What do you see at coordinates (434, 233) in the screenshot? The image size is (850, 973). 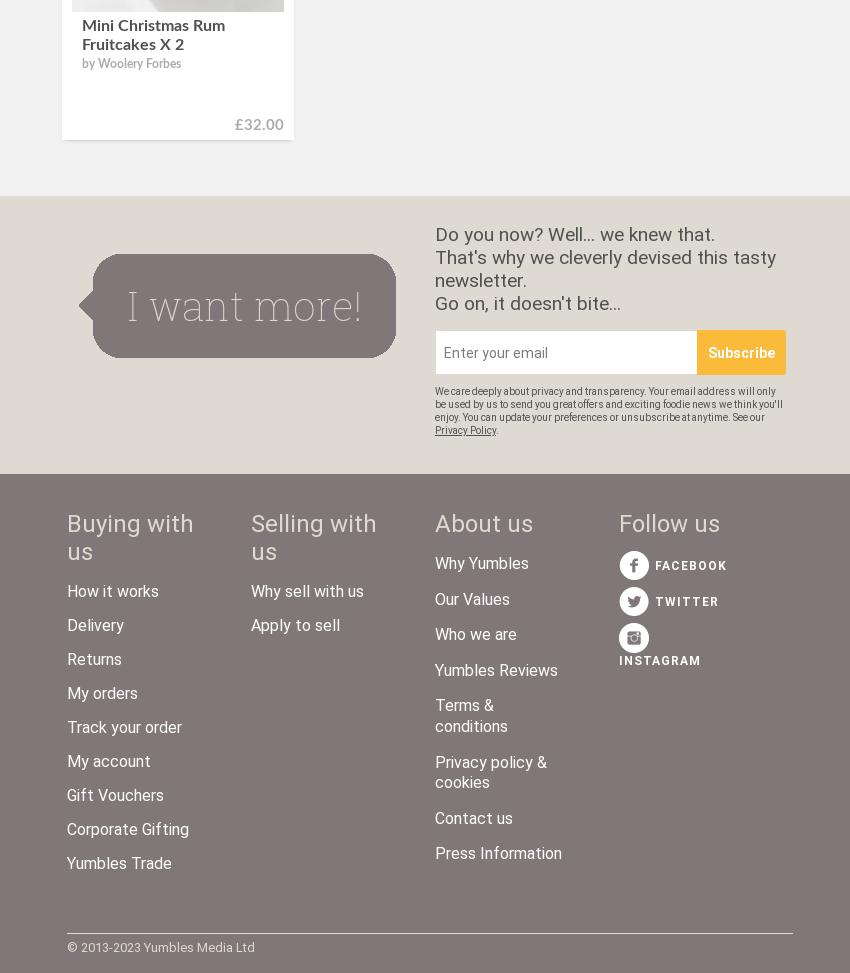 I see `'Do you now? Well... we knew that.'` at bounding box center [434, 233].